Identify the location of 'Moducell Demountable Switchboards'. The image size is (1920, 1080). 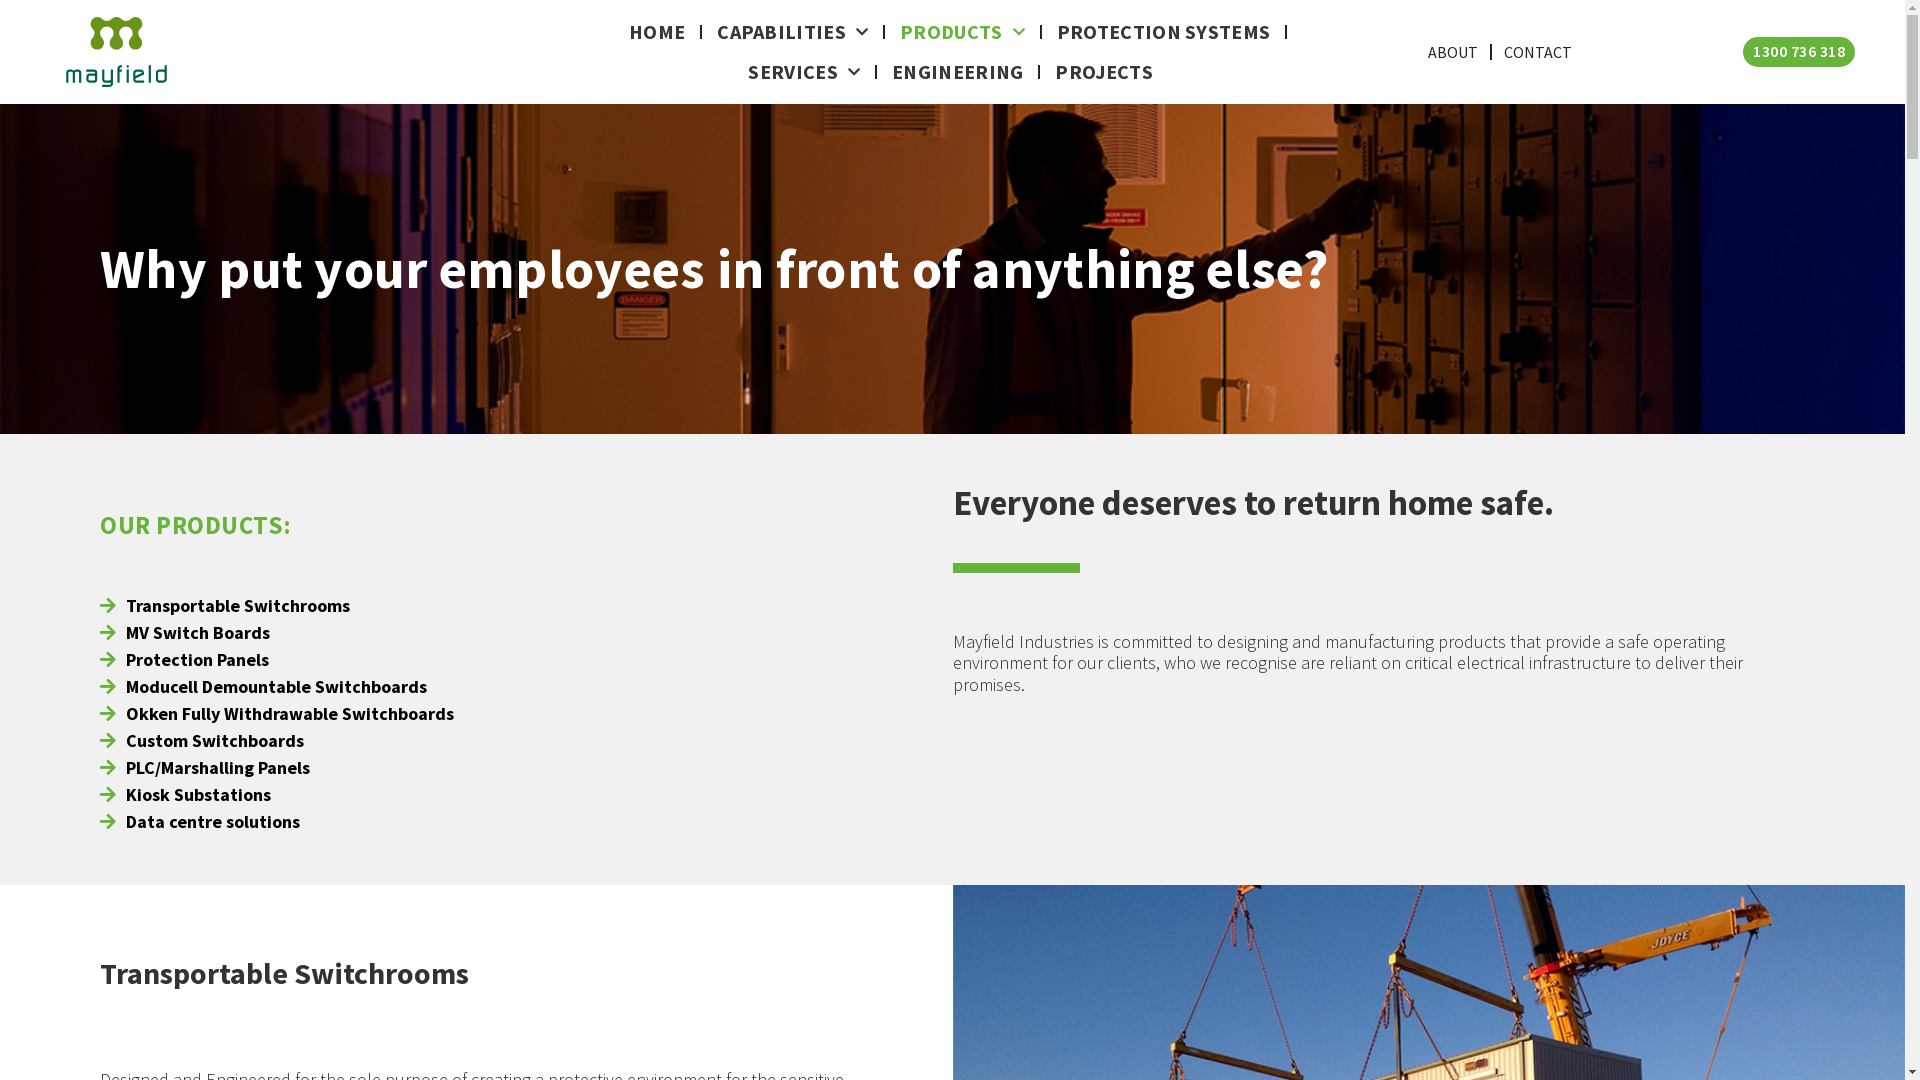
(276, 684).